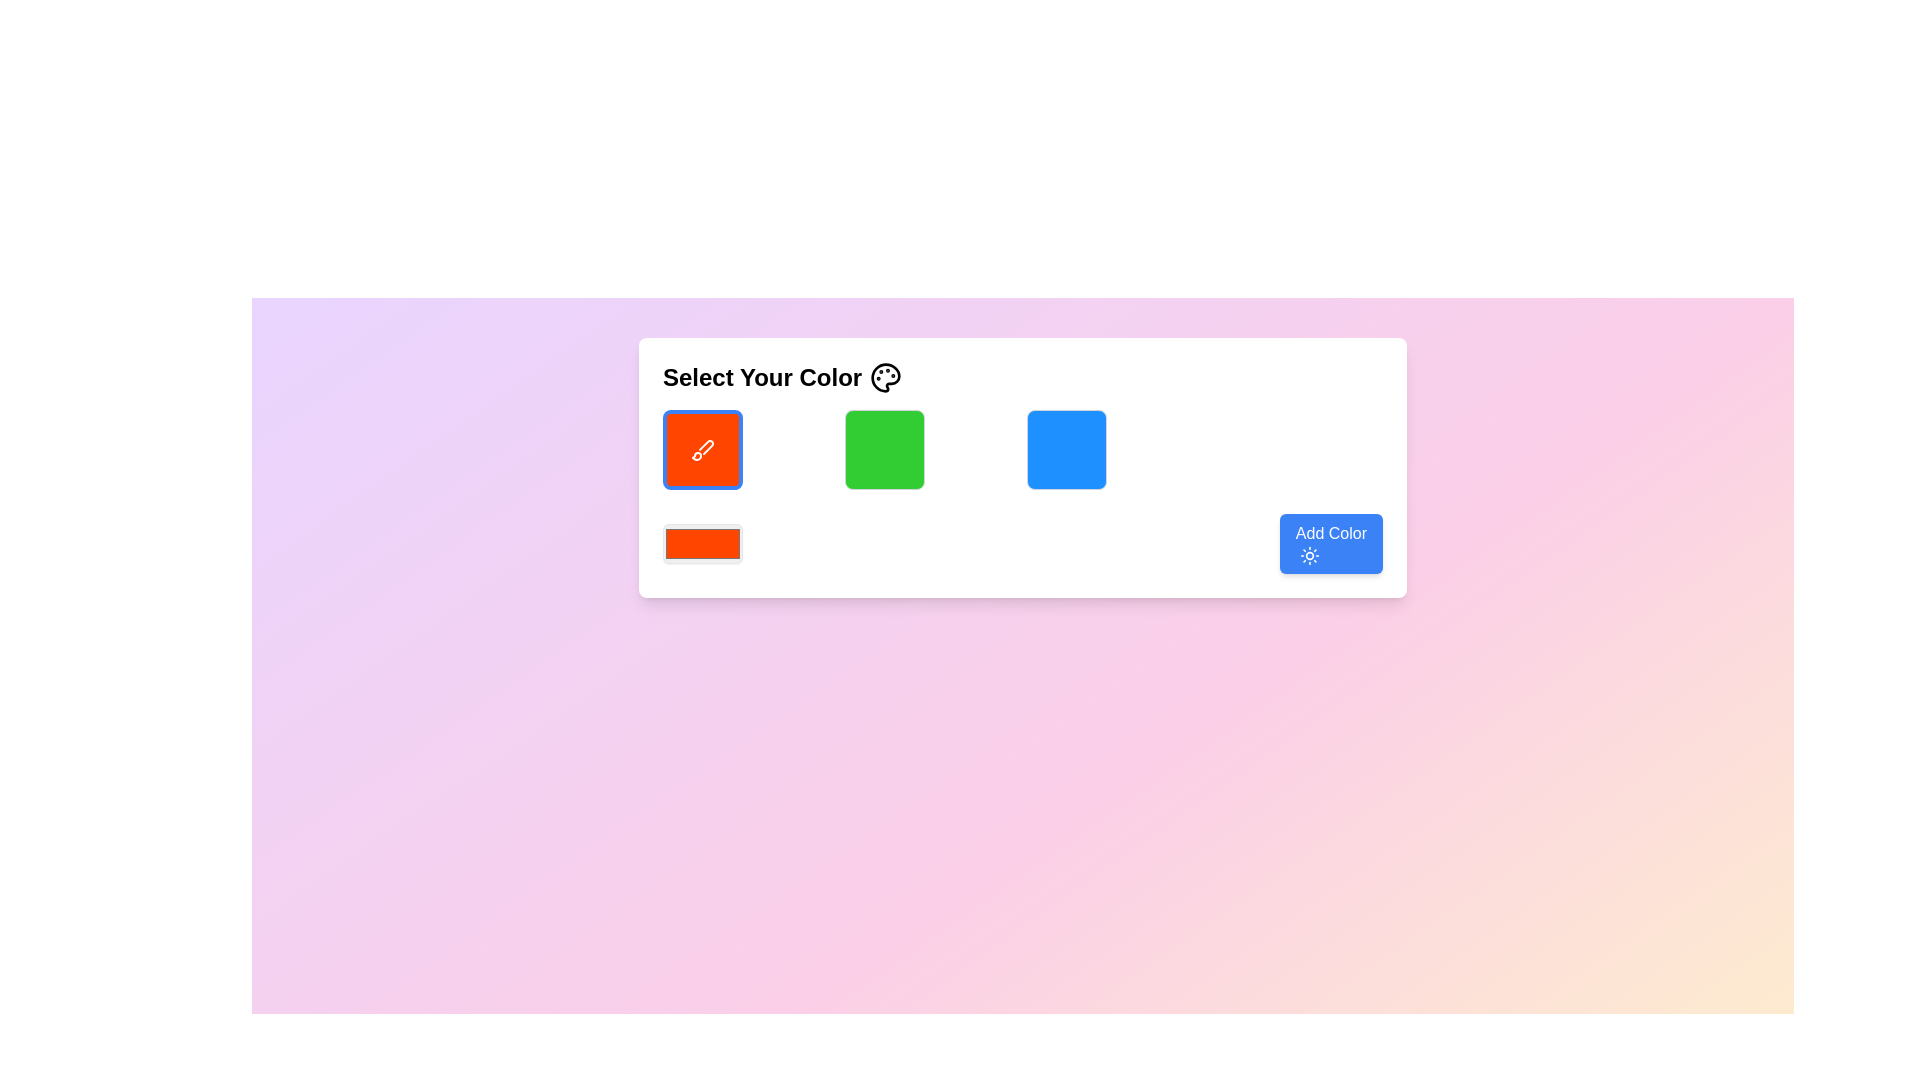 This screenshot has width=1920, height=1080. Describe the element at coordinates (885, 378) in the screenshot. I see `the artist's palette icon located in the top-right corner of the white rectangular card, next to the 'Select Your Color' text` at that location.